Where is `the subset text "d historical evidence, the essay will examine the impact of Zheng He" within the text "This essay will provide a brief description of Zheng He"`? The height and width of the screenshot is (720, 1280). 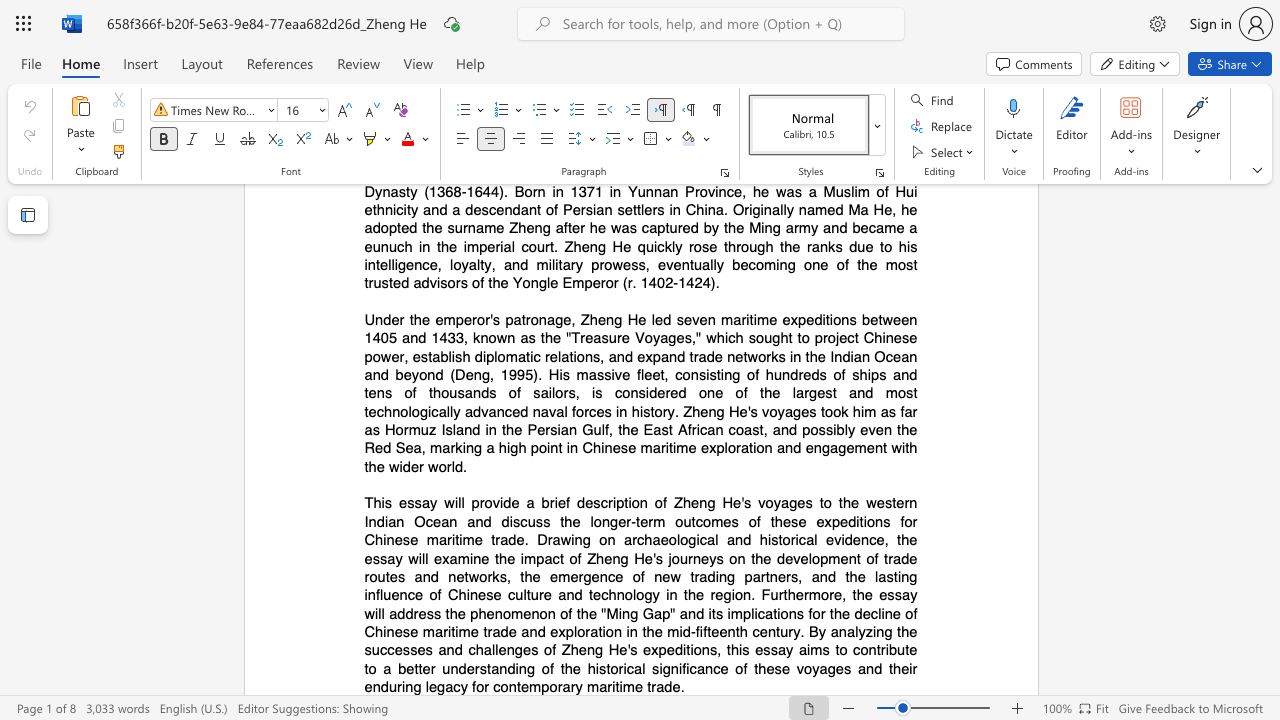
the subset text "d historical evidence, the essay will examine the impact of Zheng He" within the text "This essay will provide a brief description of Zheng He" is located at coordinates (742, 540).